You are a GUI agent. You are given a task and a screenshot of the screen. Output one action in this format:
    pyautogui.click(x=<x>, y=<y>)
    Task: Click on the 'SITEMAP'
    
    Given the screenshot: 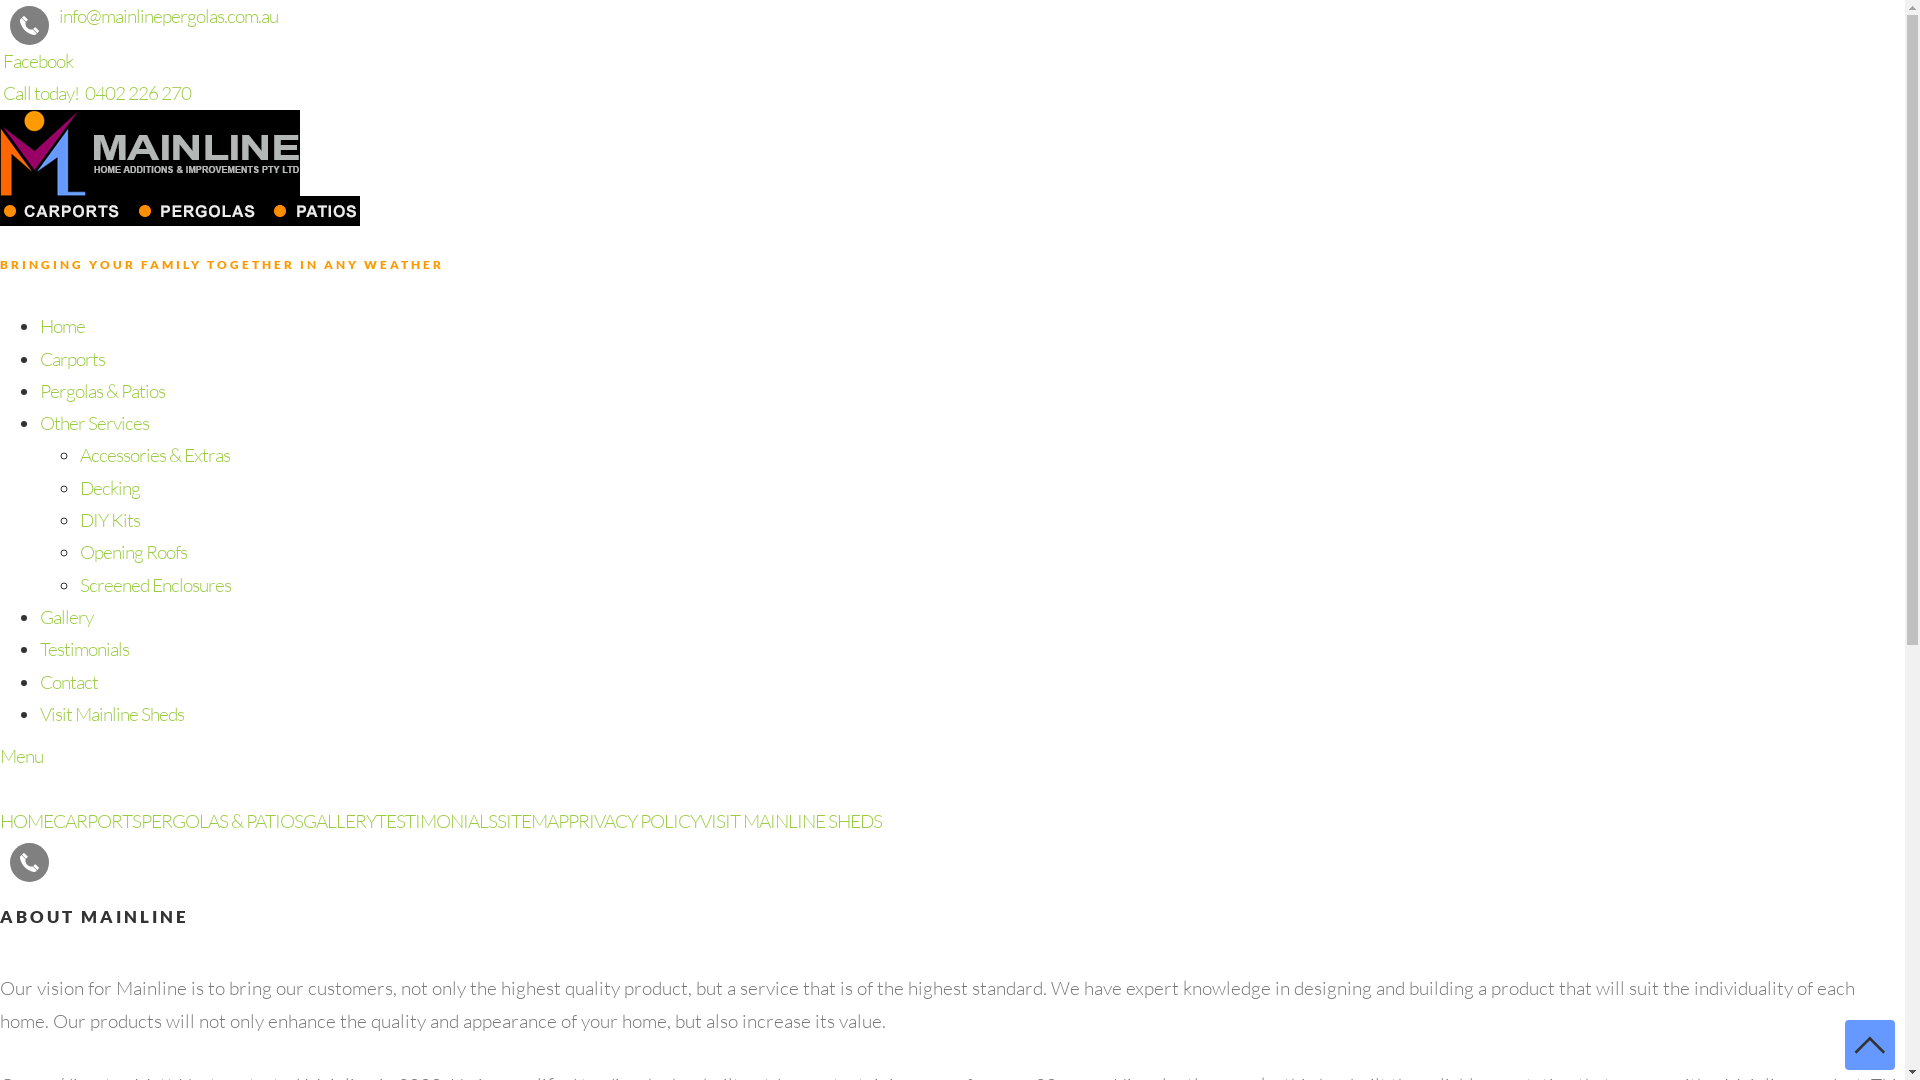 What is the action you would take?
    pyautogui.click(x=532, y=821)
    